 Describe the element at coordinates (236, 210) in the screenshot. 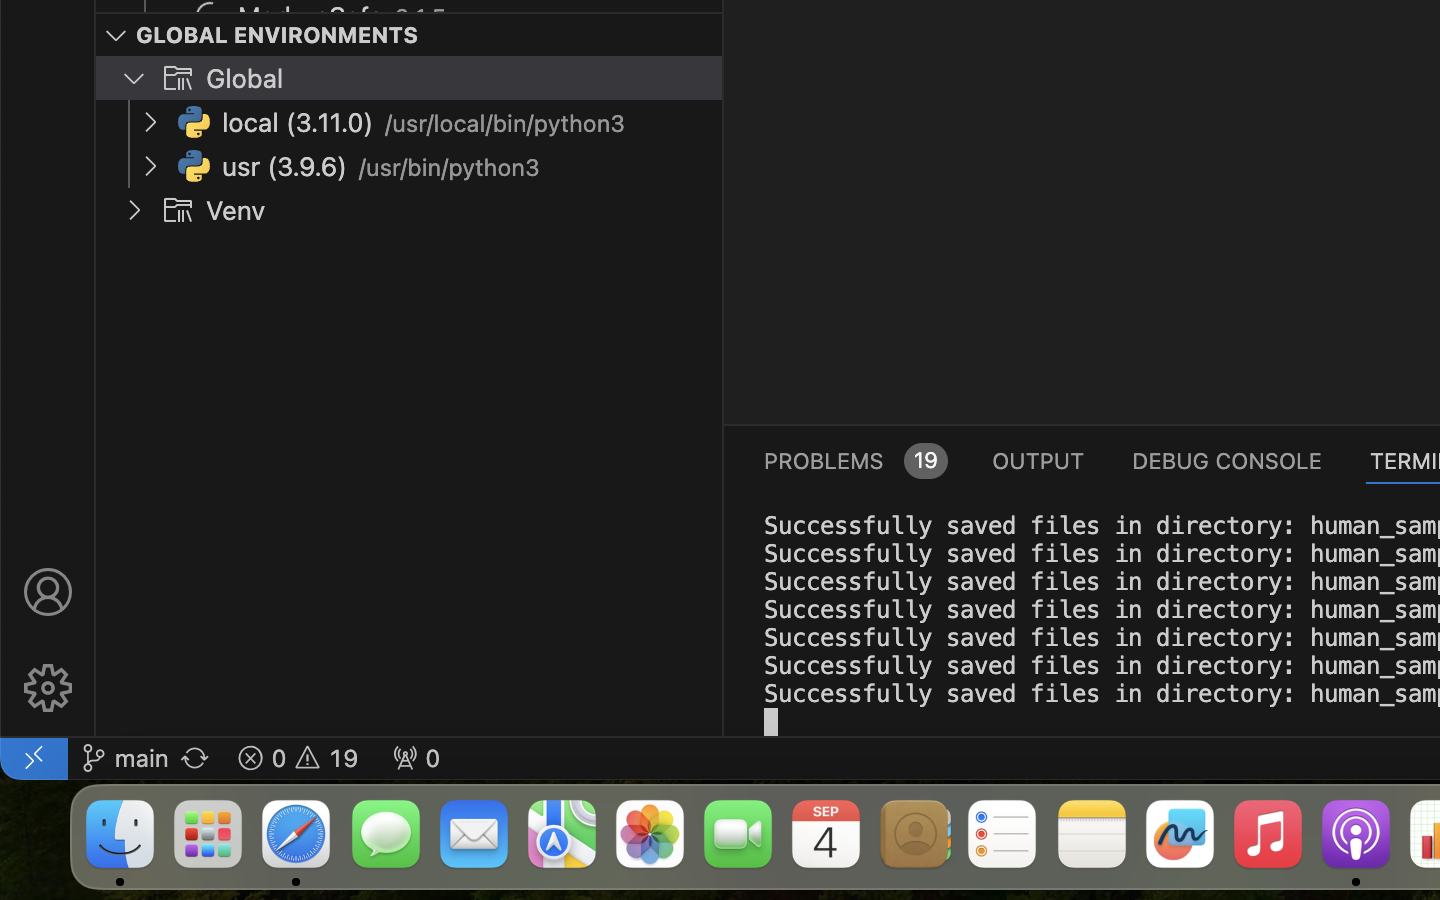

I see `'Venv'` at that location.